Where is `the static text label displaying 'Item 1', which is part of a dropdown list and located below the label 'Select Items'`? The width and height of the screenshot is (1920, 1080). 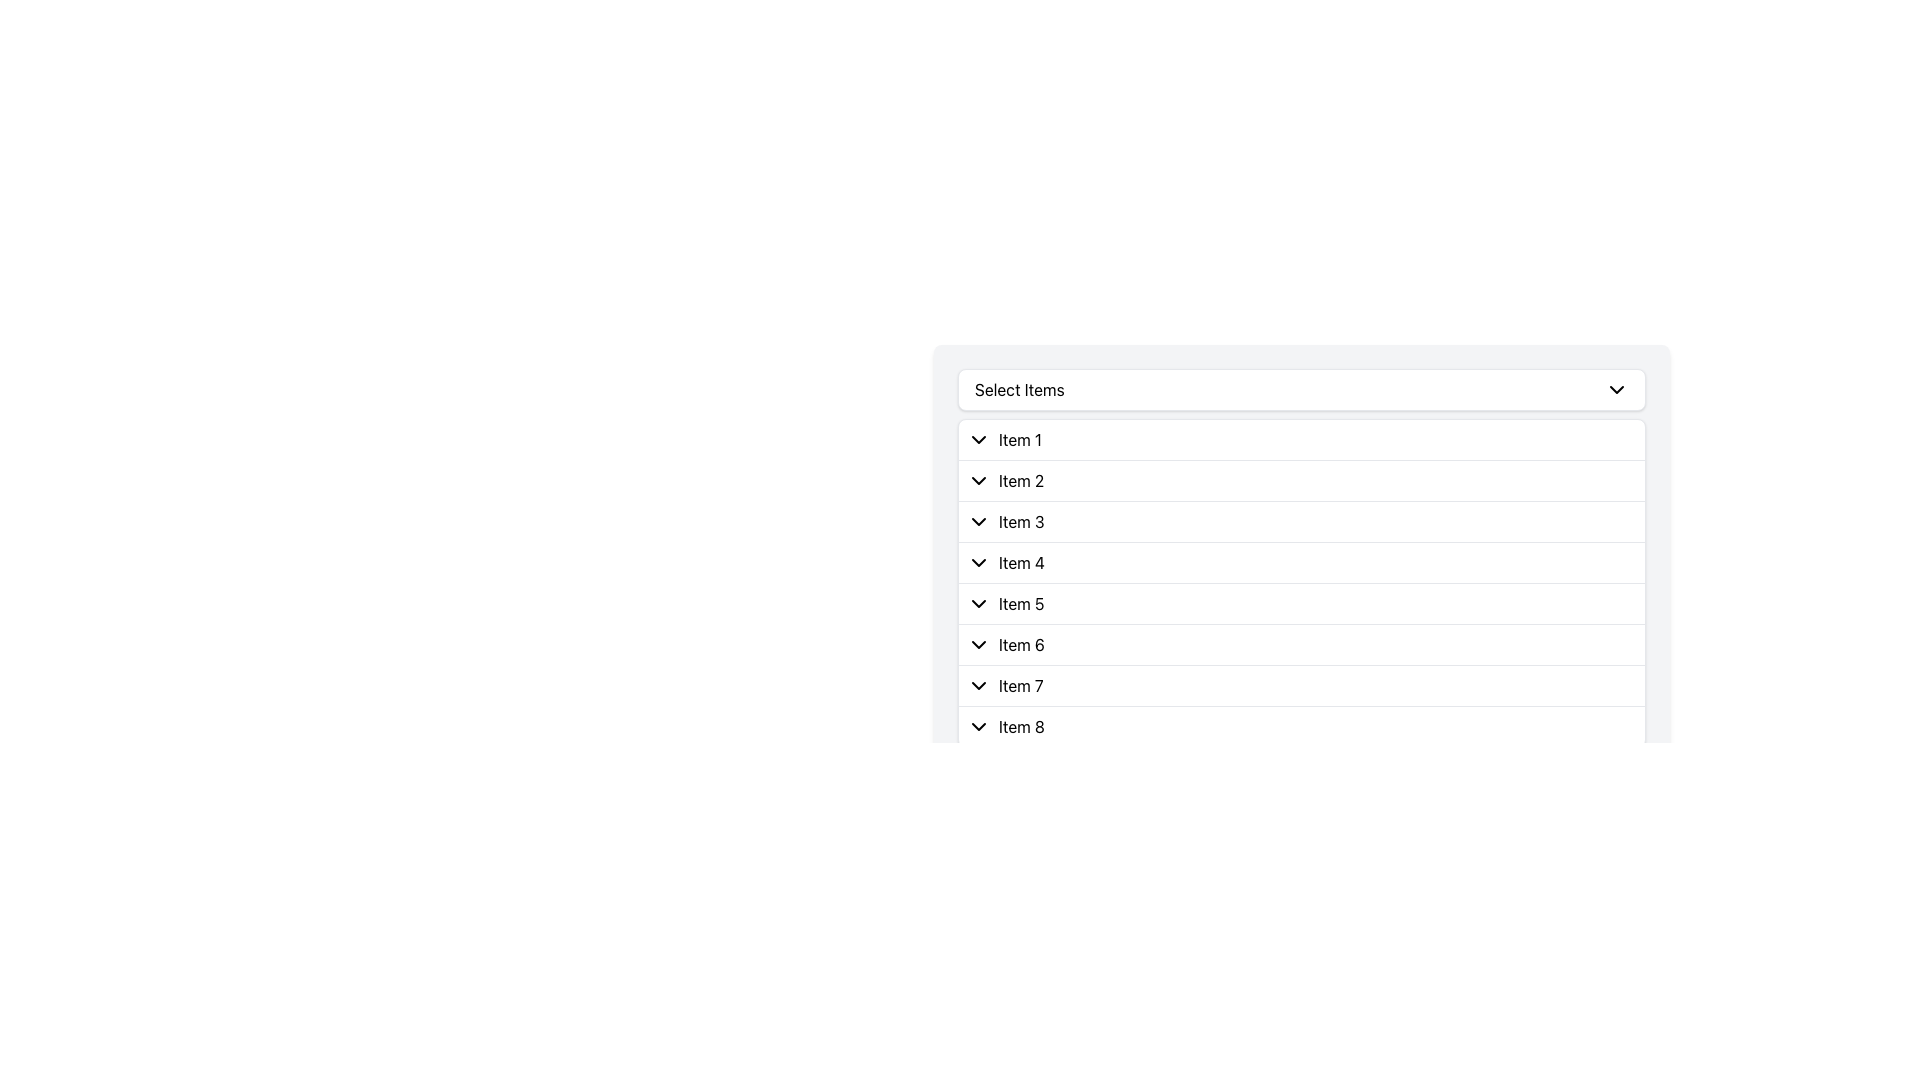 the static text label displaying 'Item 1', which is part of a dropdown list and located below the label 'Select Items' is located at coordinates (1020, 438).